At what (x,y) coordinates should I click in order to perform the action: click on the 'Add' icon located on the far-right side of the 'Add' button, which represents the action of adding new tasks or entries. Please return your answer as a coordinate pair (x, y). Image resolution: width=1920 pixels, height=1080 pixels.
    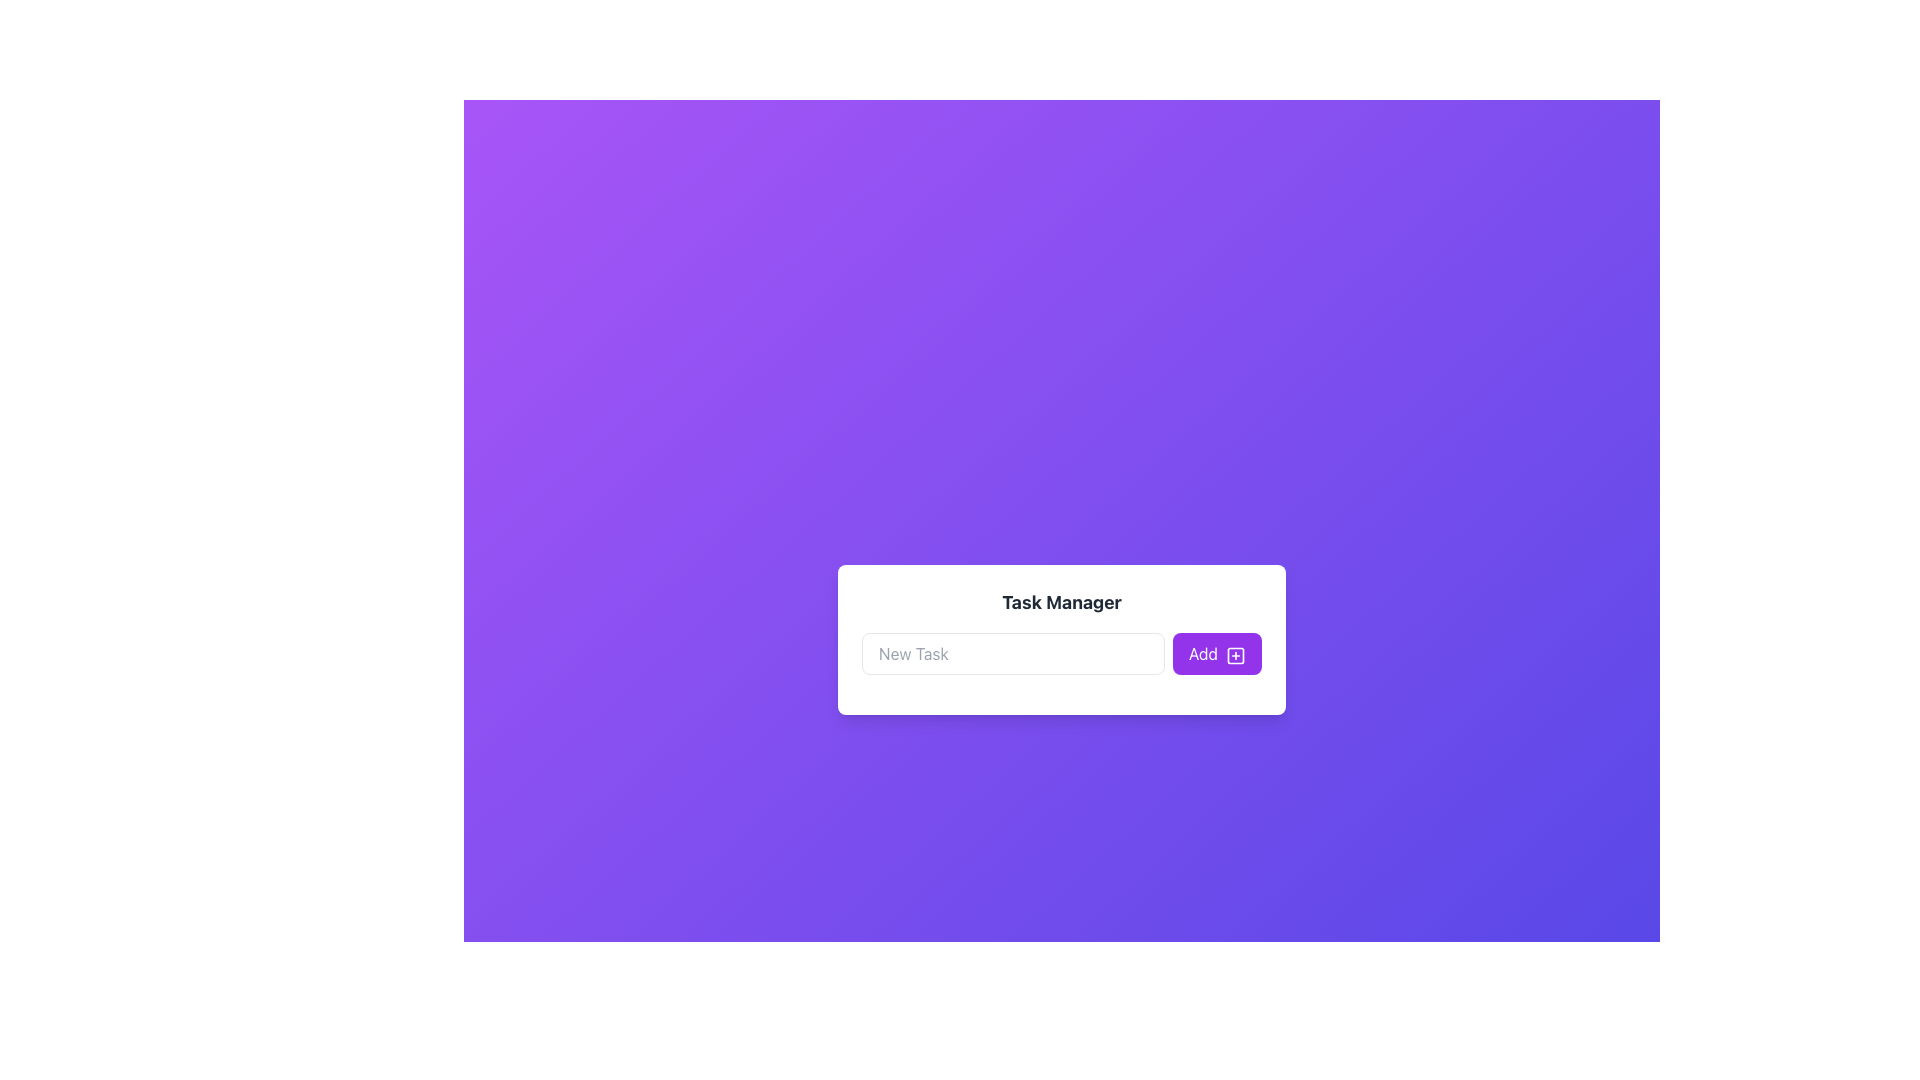
    Looking at the image, I should click on (1235, 655).